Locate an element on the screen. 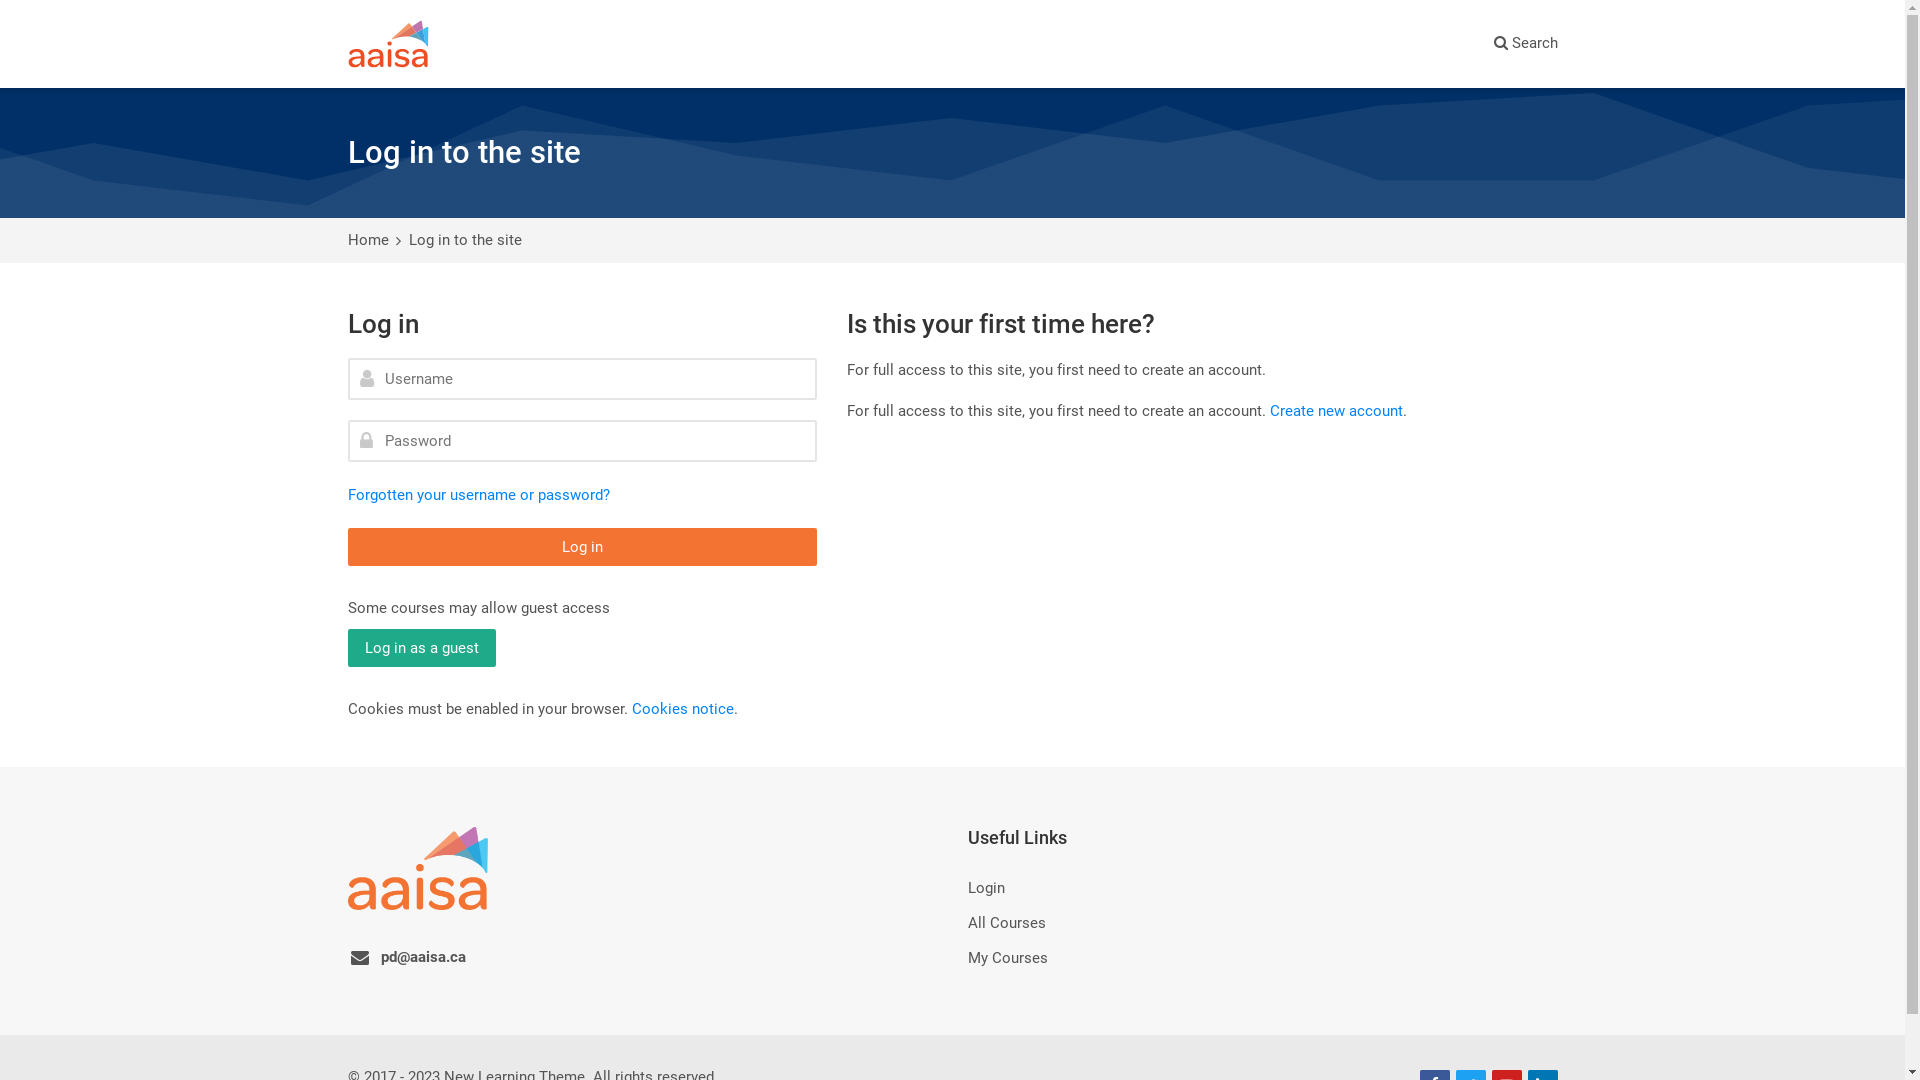 The width and height of the screenshot is (1920, 1080). 'All Courses' is located at coordinates (1007, 922).